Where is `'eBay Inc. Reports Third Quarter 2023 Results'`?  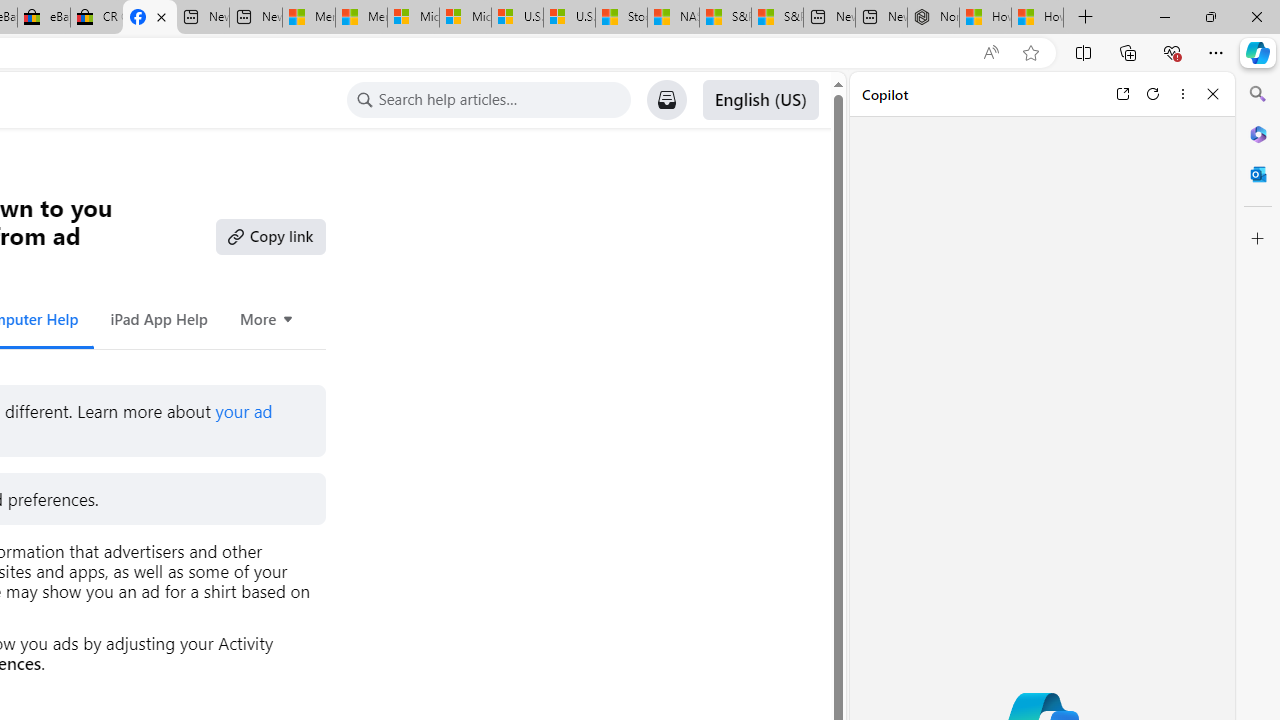 'eBay Inc. Reports Third Quarter 2023 Results' is located at coordinates (44, 17).